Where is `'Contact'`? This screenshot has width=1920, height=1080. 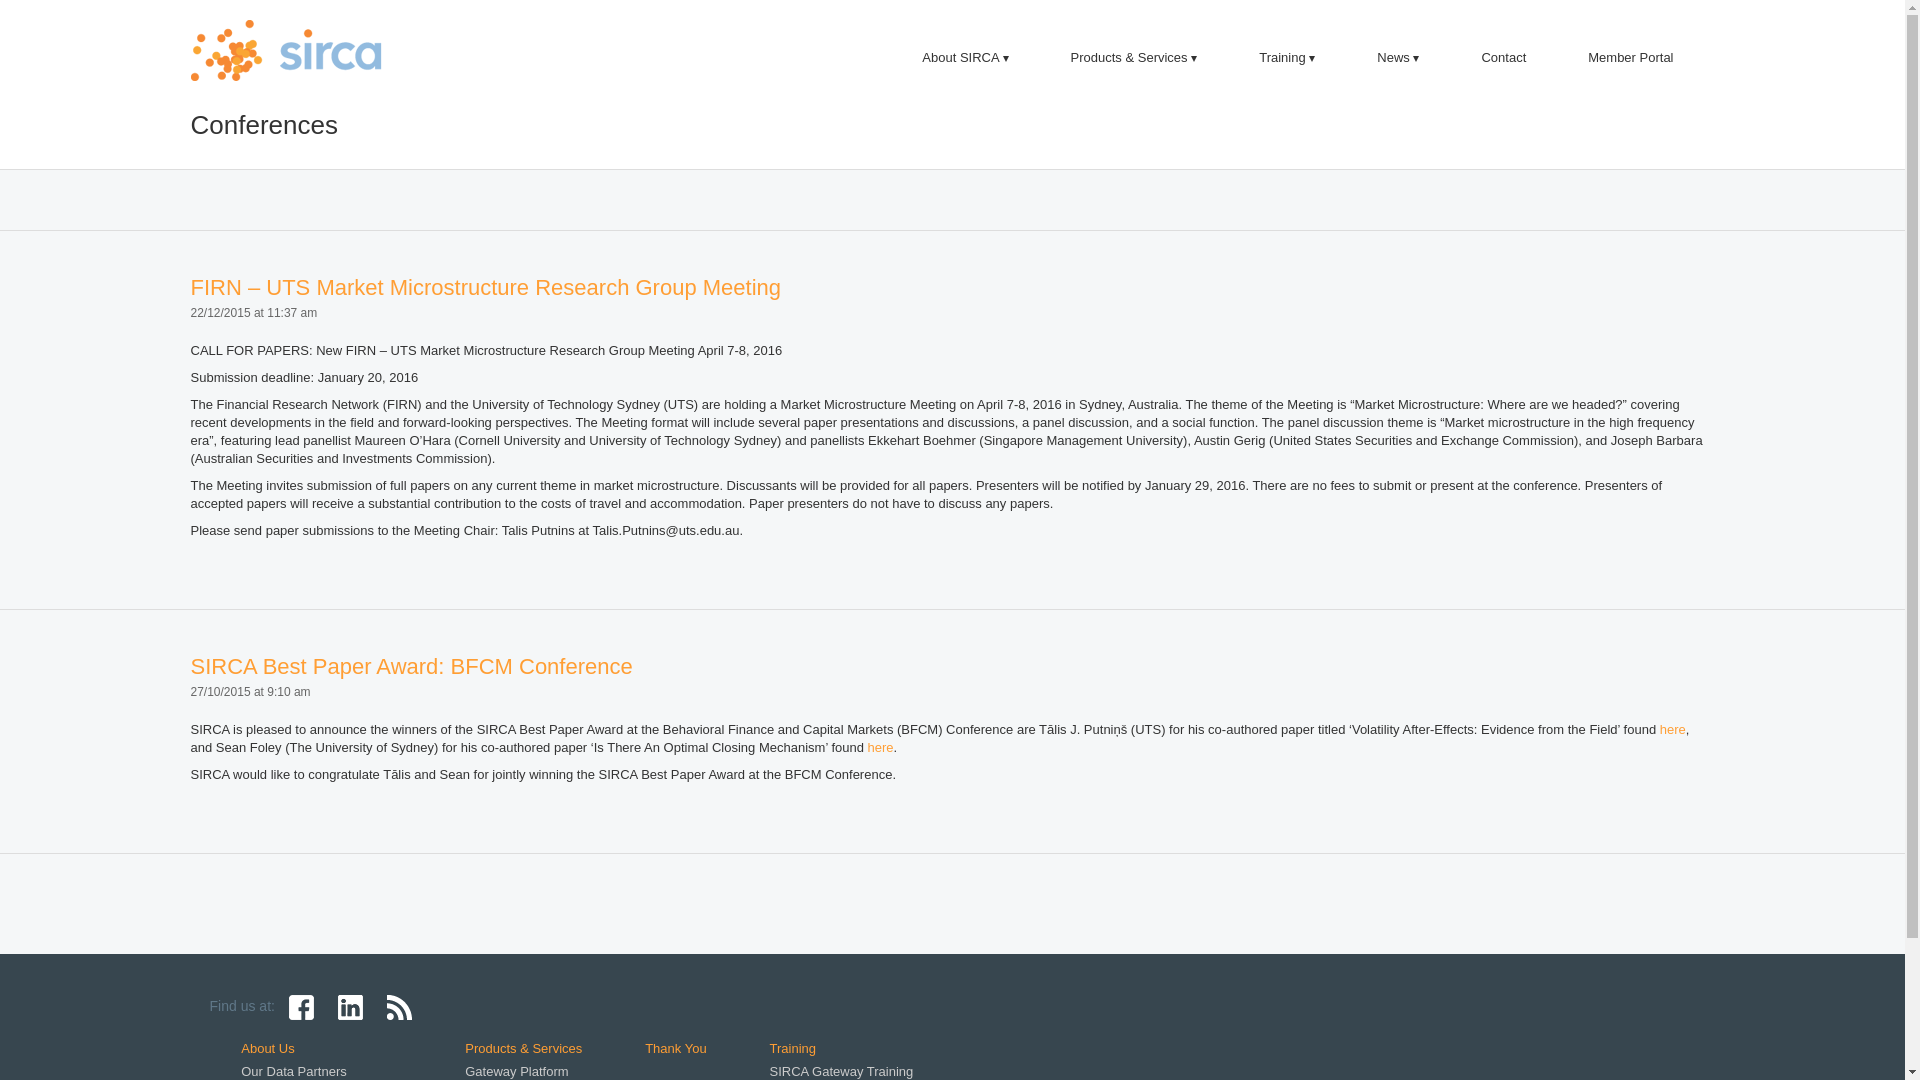
'Contact' is located at coordinates (1503, 56).